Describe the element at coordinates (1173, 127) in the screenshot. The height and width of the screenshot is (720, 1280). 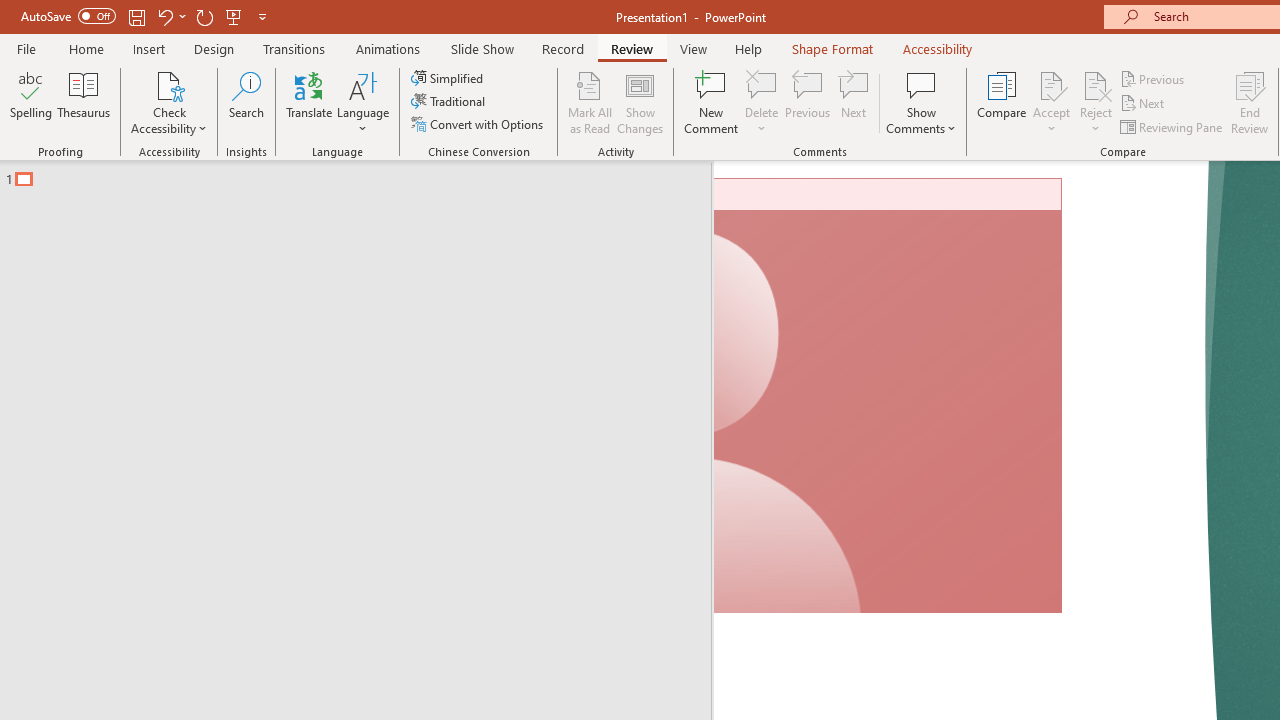
I see `'Reviewing Pane'` at that location.